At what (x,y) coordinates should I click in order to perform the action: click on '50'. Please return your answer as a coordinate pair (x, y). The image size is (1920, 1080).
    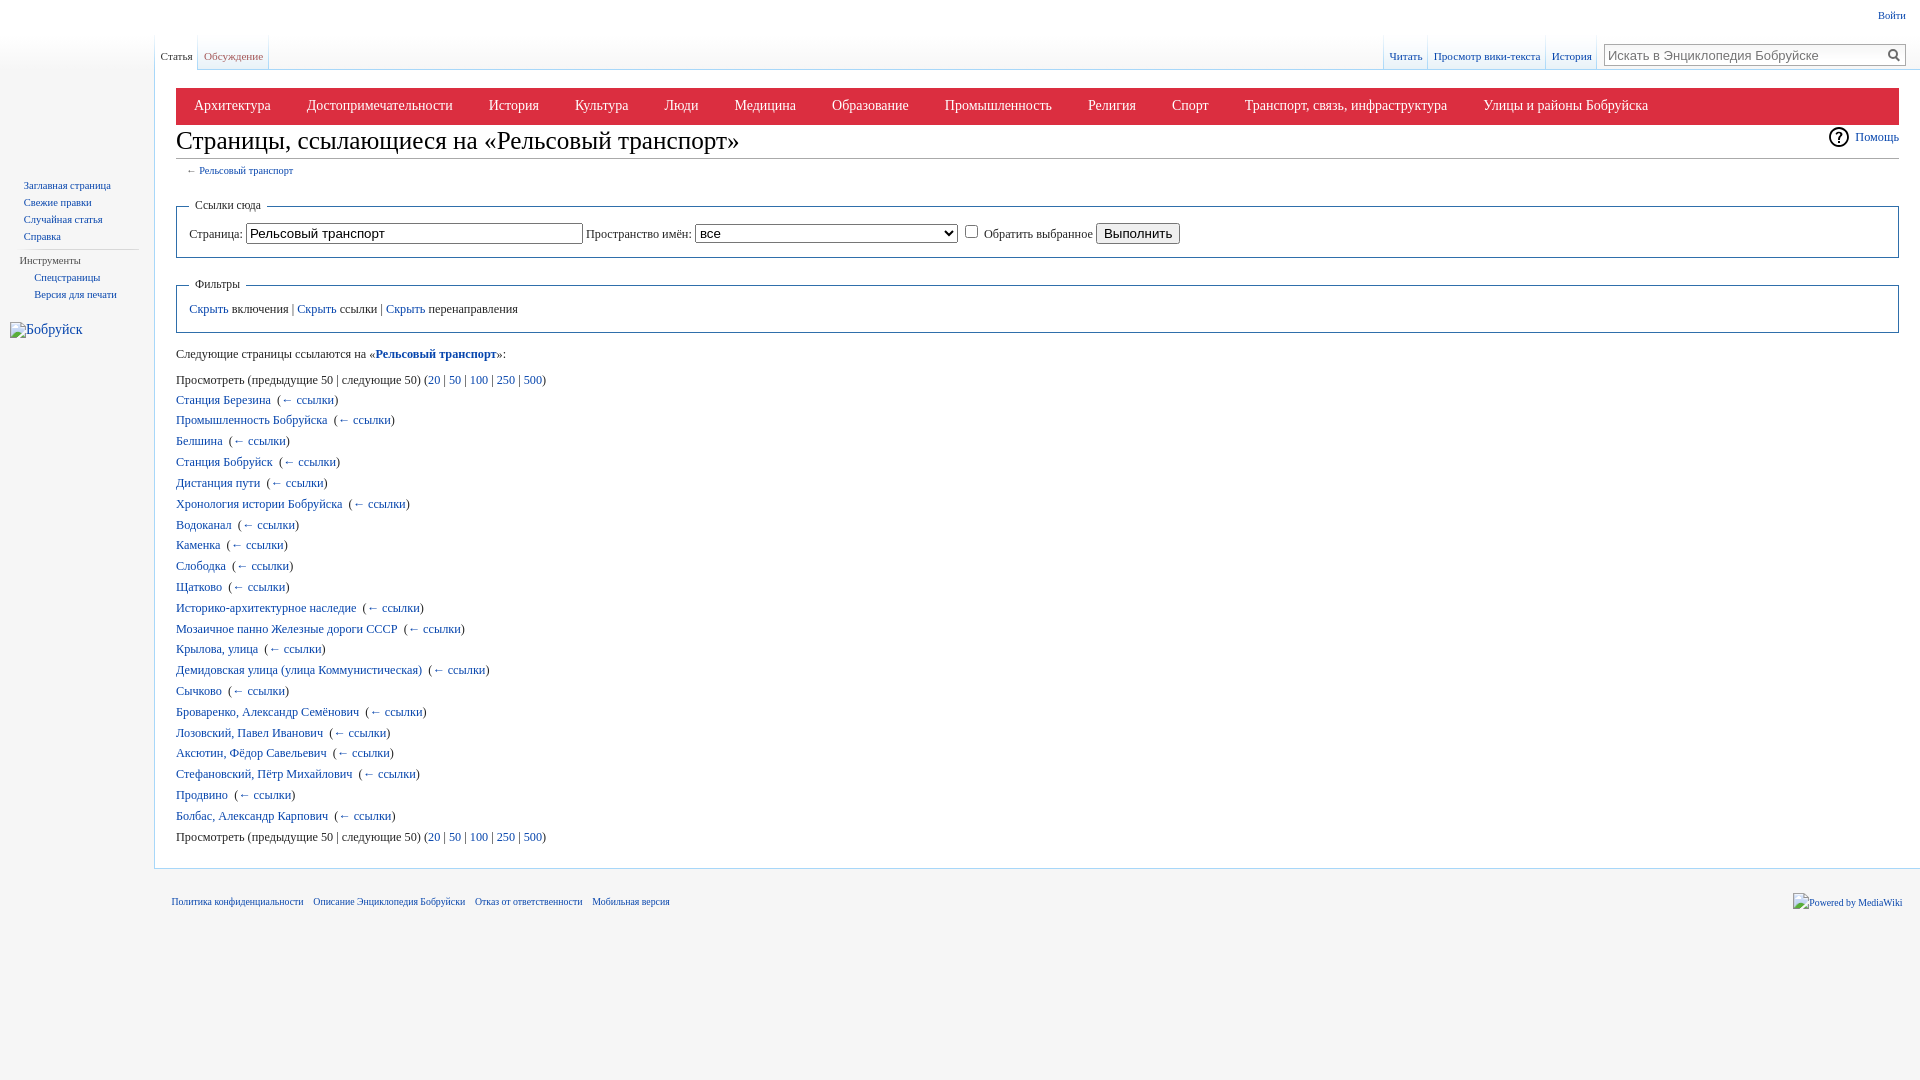
    Looking at the image, I should click on (454, 380).